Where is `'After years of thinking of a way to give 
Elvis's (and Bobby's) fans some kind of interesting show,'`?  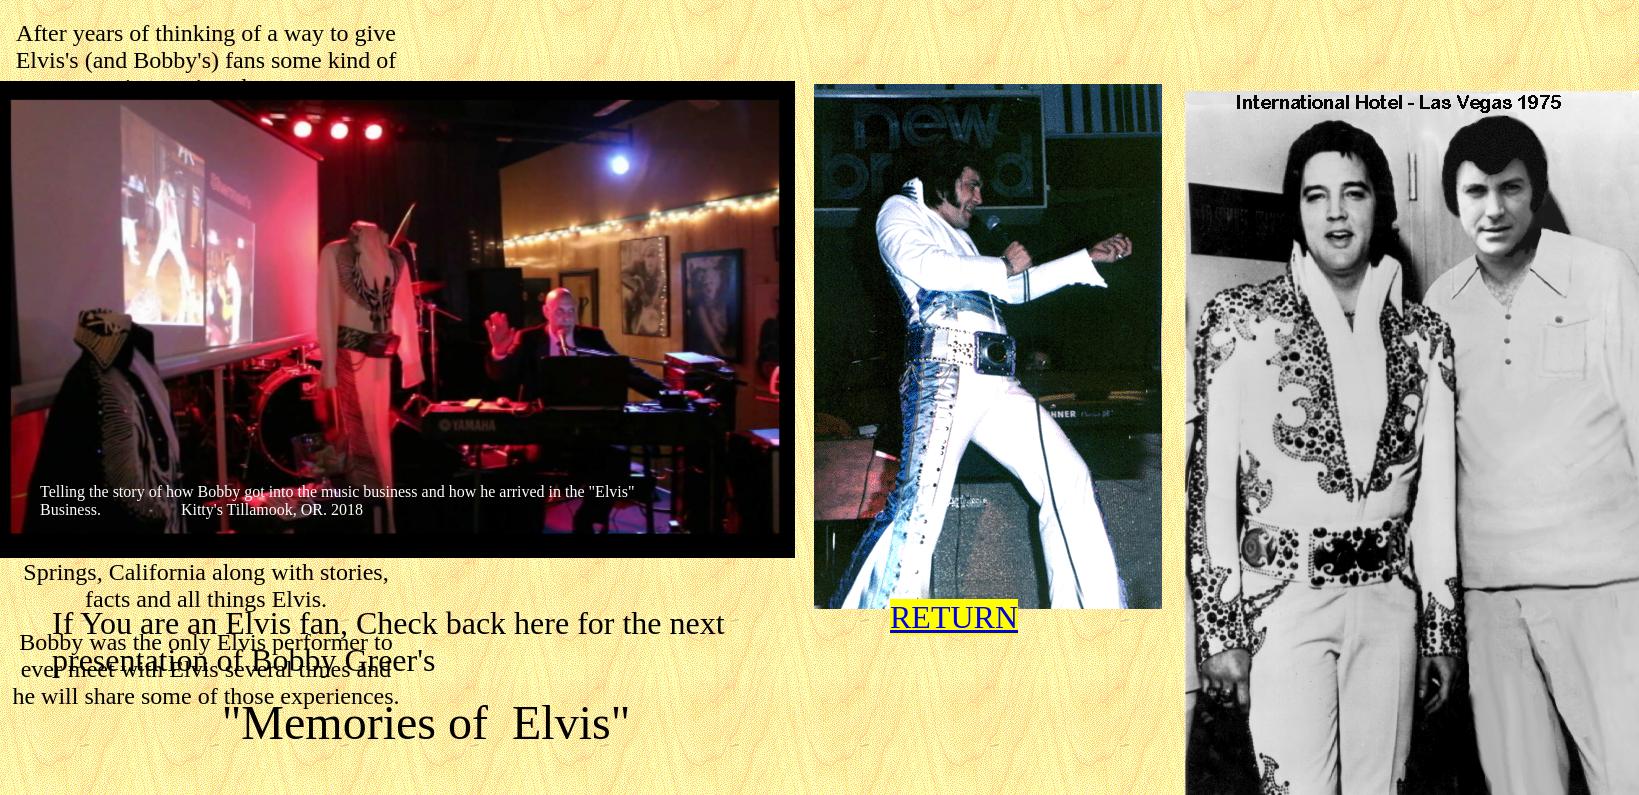
'After years of thinking of a way to give 
Elvis's (and Bobby's) fans some kind of interesting show,' is located at coordinates (15, 60).